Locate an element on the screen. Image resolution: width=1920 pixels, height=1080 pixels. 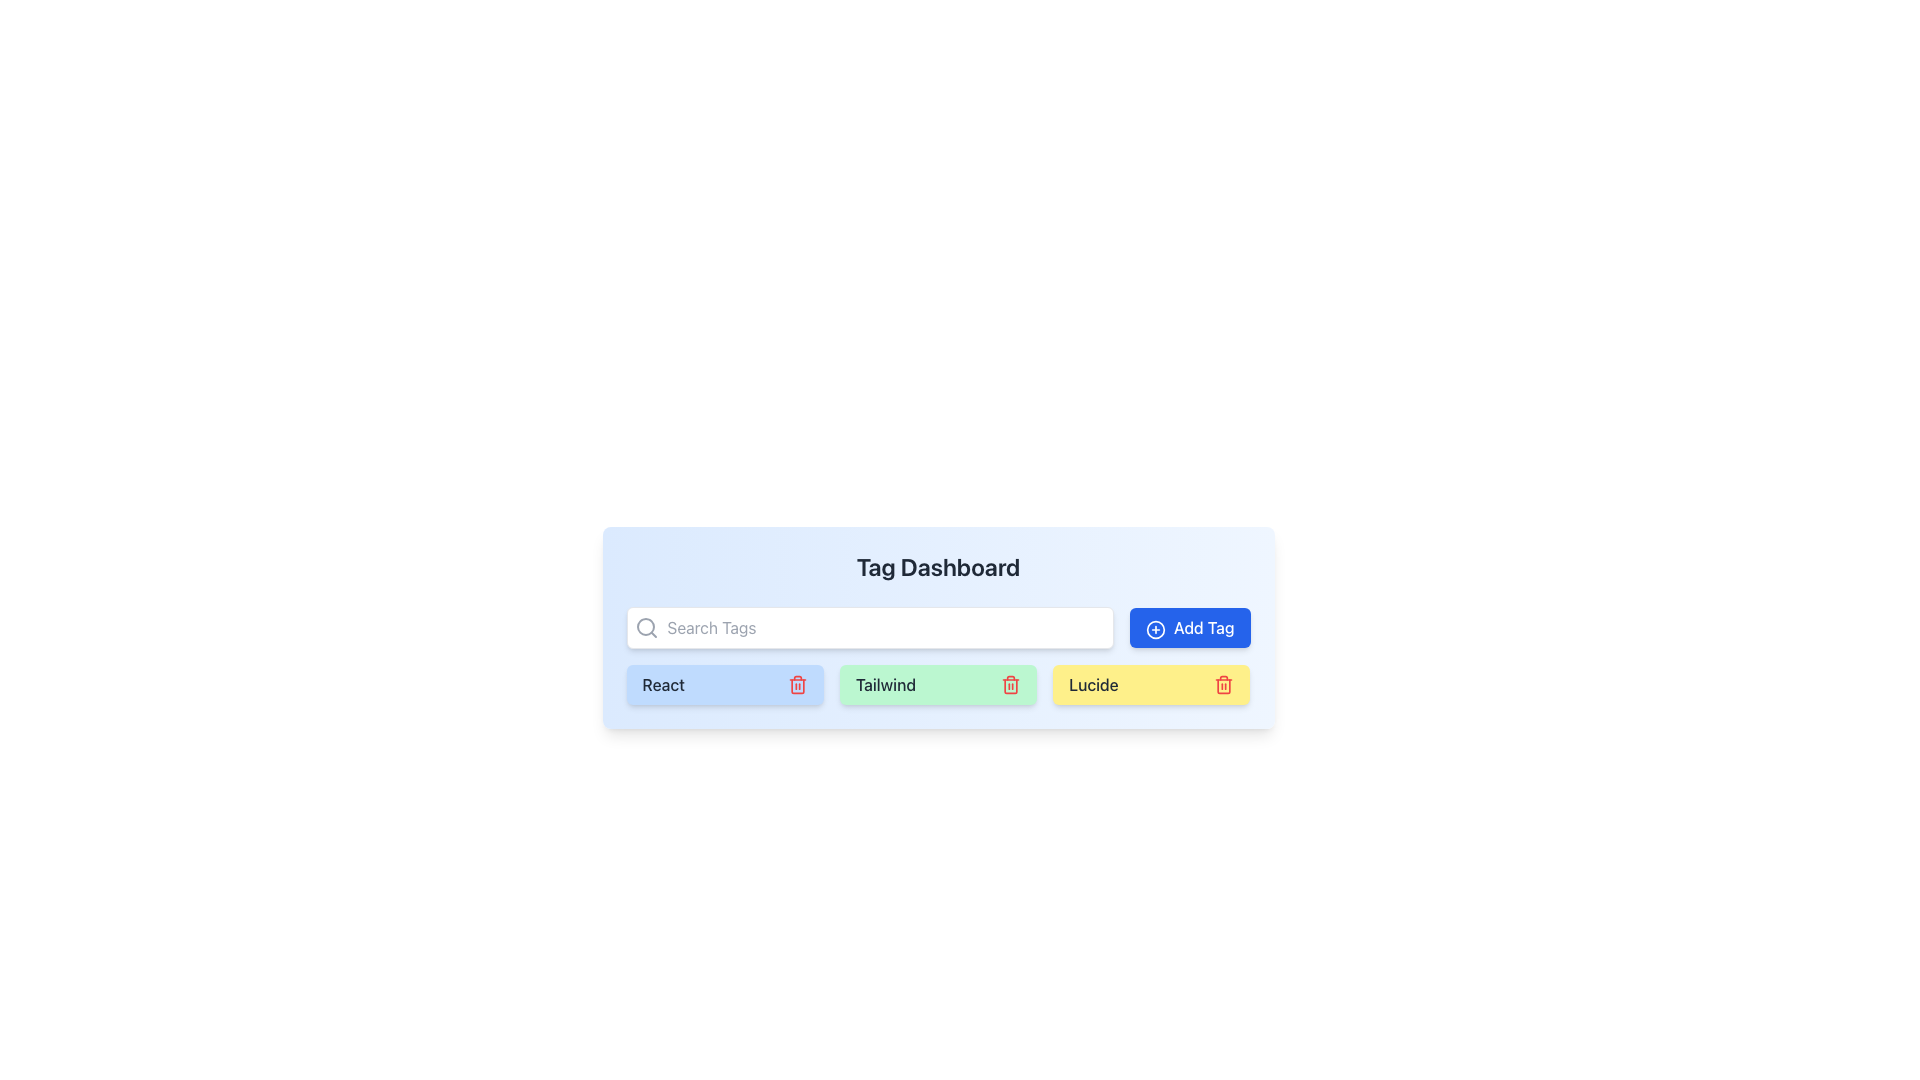
the SVG graphic element that signifies adding content, located within a button to the right of the search input field in the dashboard interface is located at coordinates (1155, 628).